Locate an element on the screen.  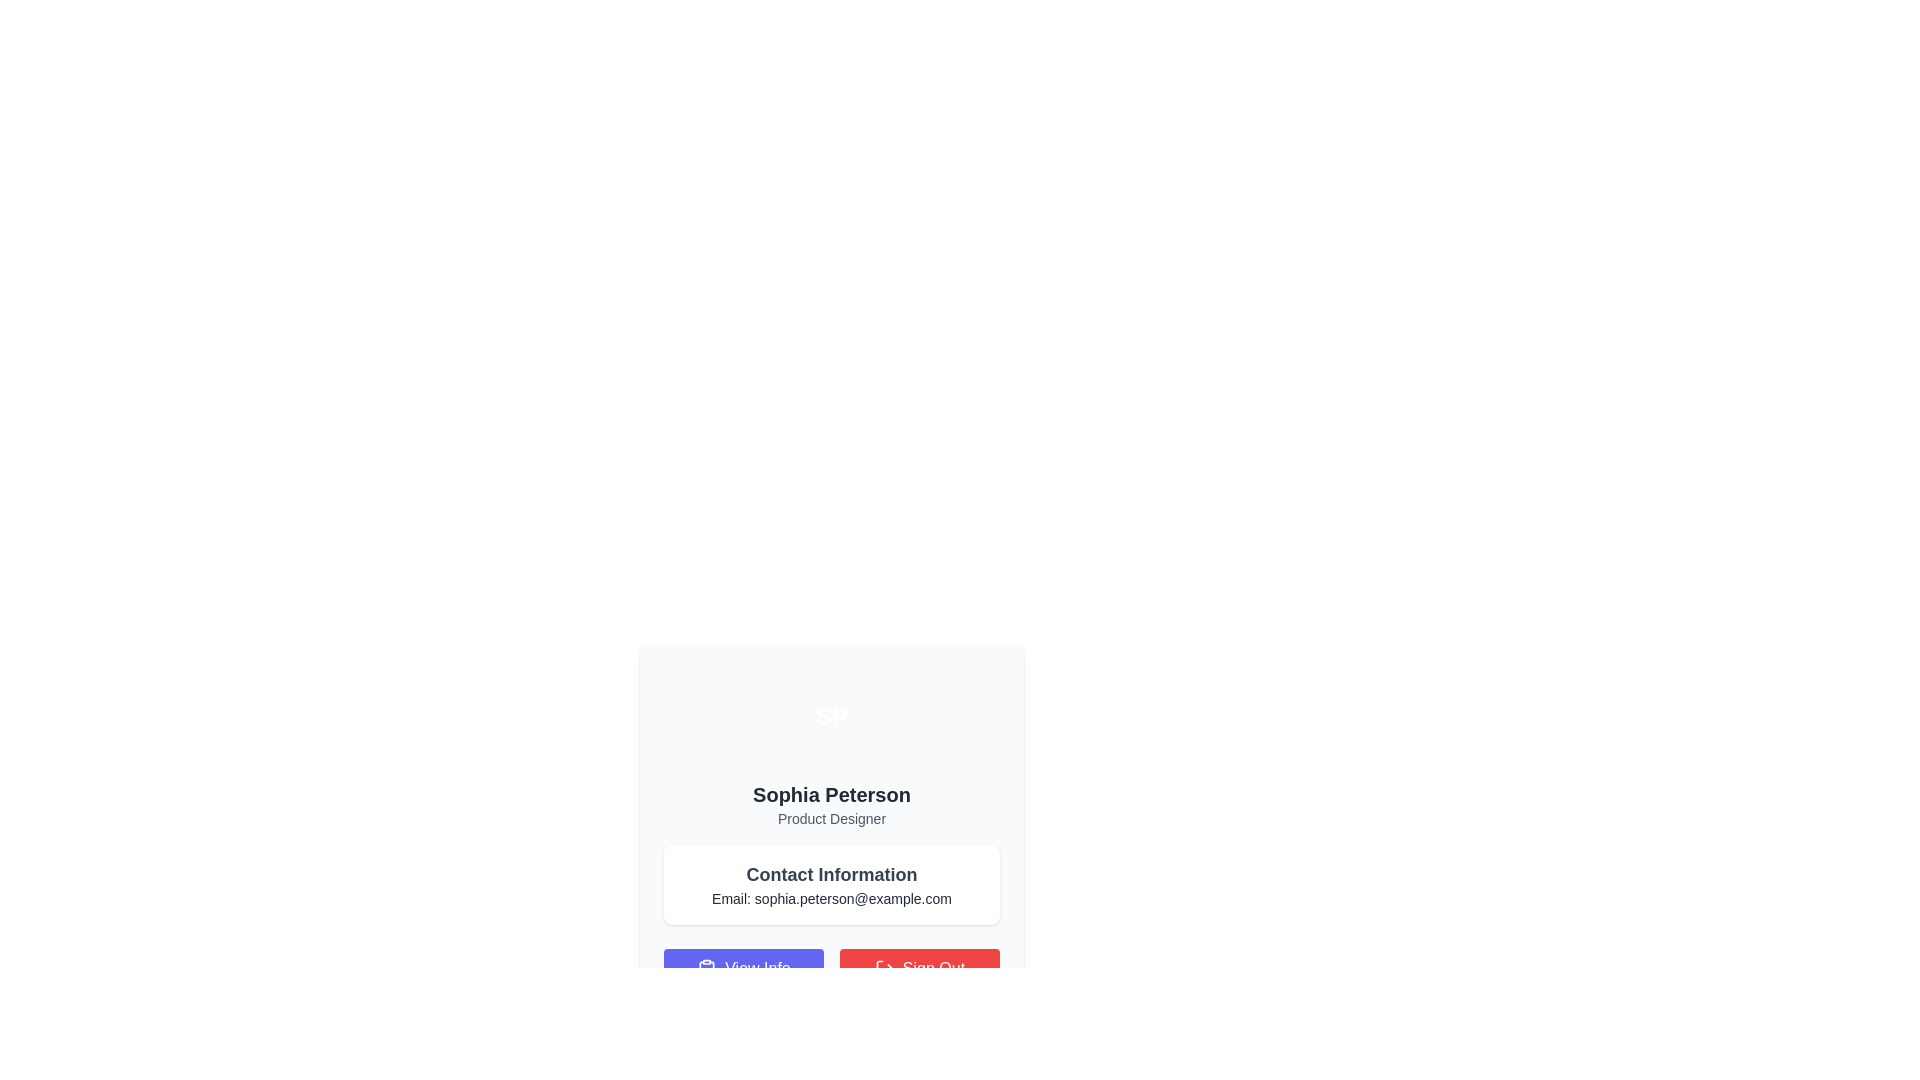
the bold text label displaying 'Contact Information' within the white card containing contact details is located at coordinates (831, 874).